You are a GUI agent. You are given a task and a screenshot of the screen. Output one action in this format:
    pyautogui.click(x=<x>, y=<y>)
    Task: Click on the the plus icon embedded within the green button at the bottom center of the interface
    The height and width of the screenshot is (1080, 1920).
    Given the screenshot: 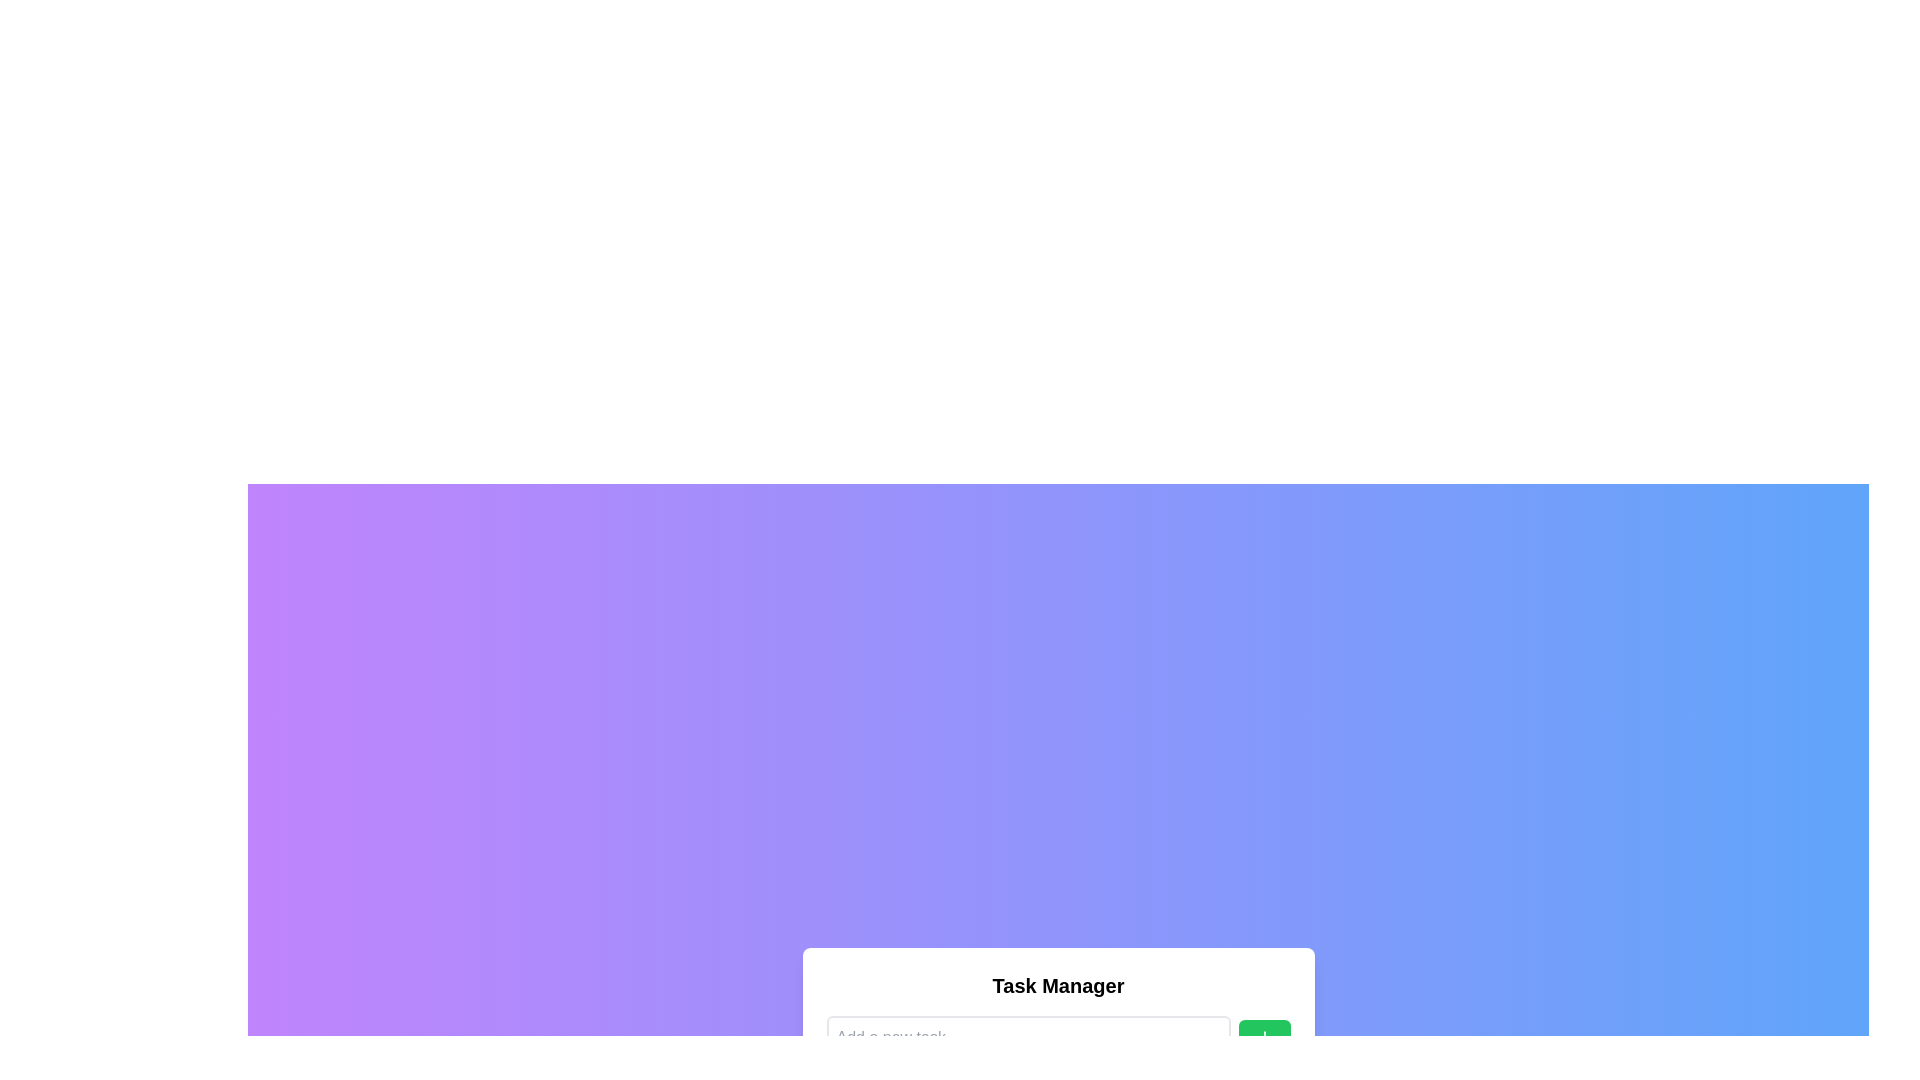 What is the action you would take?
    pyautogui.click(x=1263, y=1036)
    